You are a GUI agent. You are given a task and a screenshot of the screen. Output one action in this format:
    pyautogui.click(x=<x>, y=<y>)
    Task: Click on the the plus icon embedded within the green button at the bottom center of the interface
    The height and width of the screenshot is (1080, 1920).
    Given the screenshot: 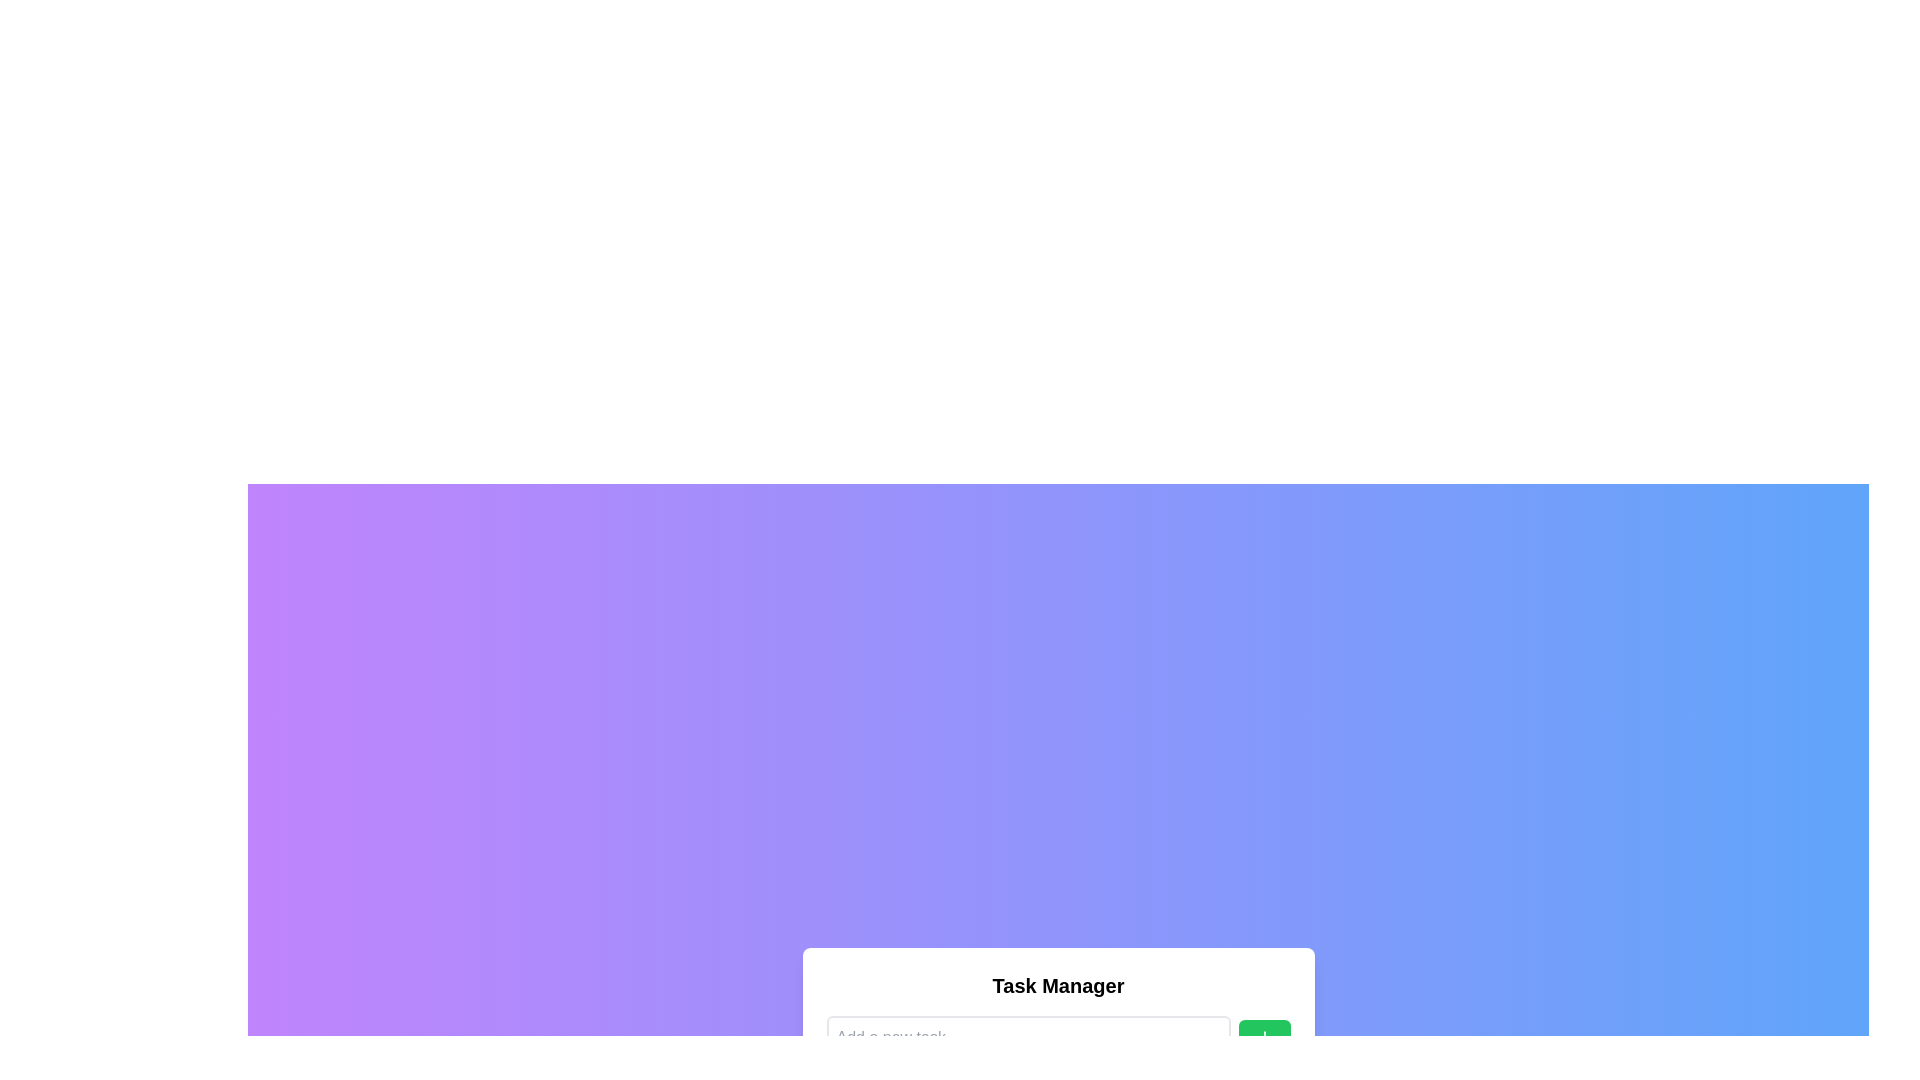 What is the action you would take?
    pyautogui.click(x=1263, y=1036)
    